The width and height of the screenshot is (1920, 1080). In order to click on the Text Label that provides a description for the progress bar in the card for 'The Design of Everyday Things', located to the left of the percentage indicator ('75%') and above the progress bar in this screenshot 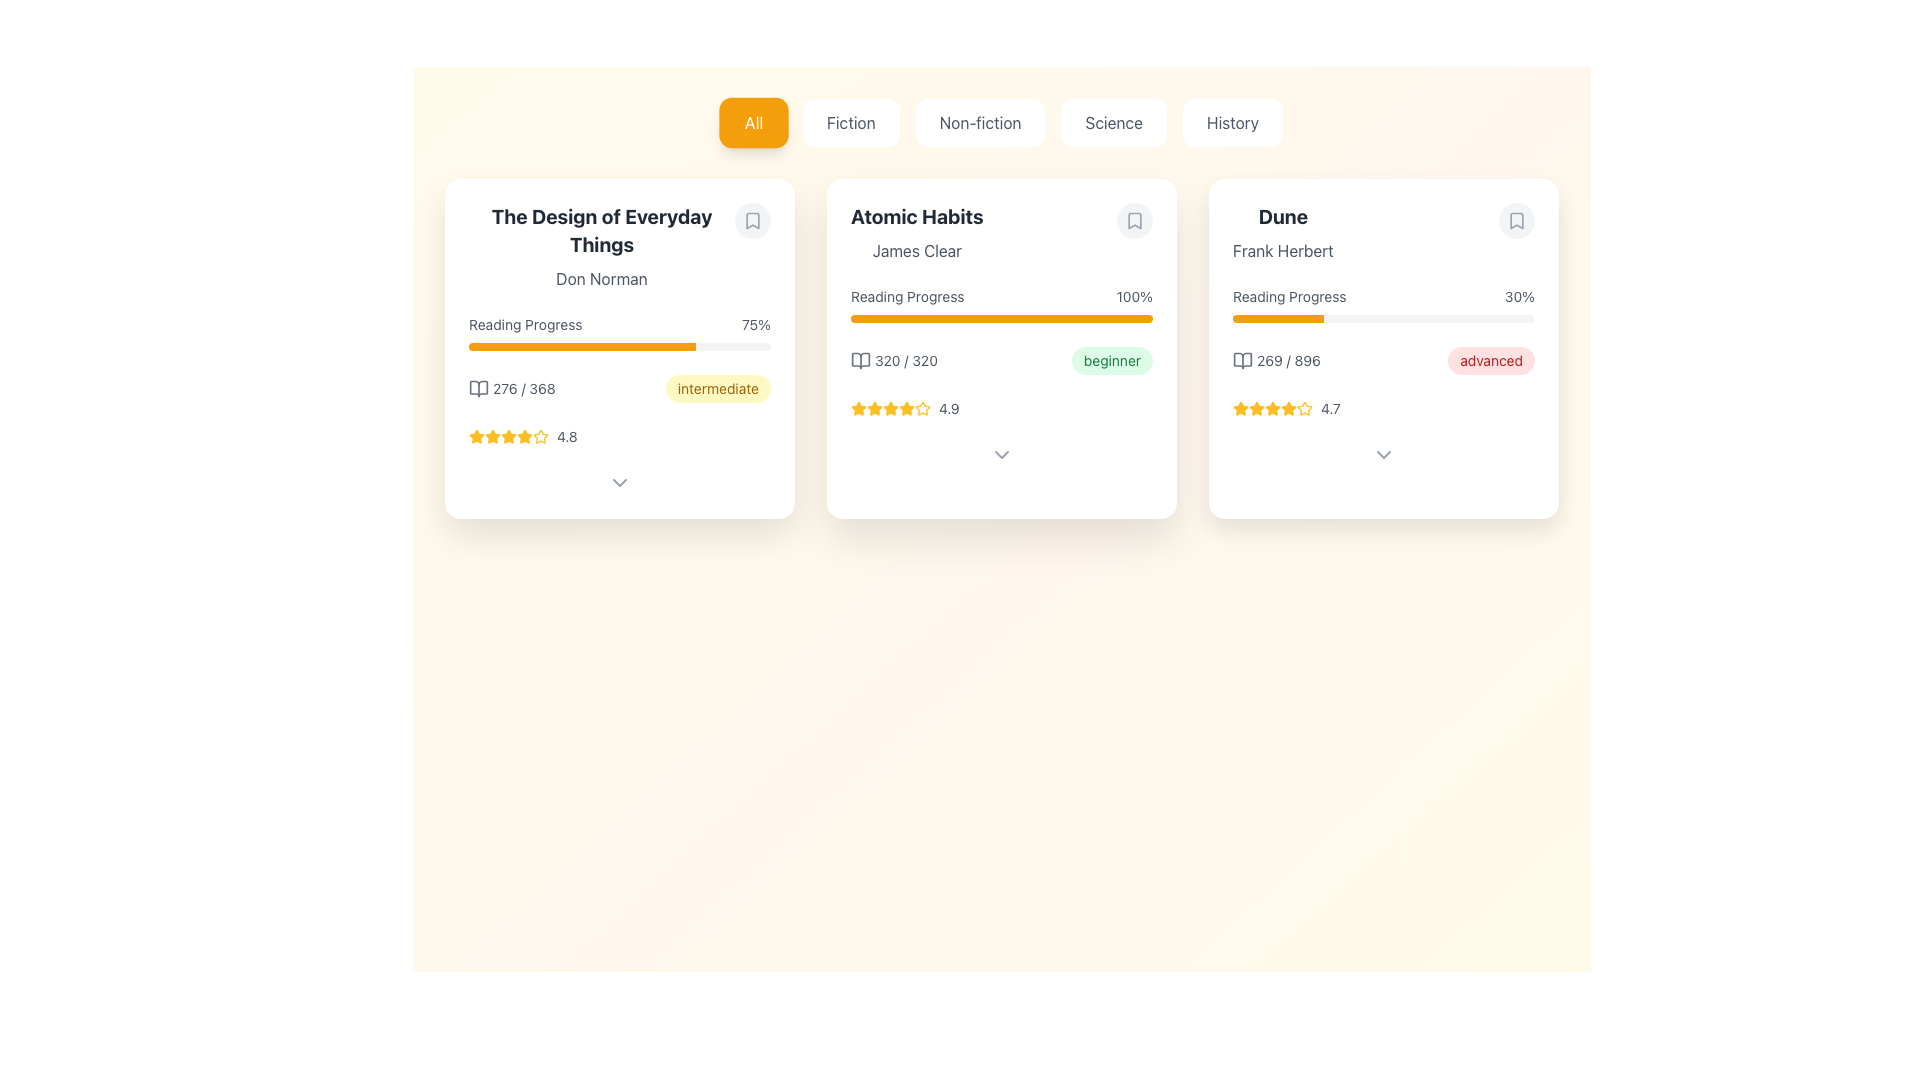, I will do `click(525, 323)`.